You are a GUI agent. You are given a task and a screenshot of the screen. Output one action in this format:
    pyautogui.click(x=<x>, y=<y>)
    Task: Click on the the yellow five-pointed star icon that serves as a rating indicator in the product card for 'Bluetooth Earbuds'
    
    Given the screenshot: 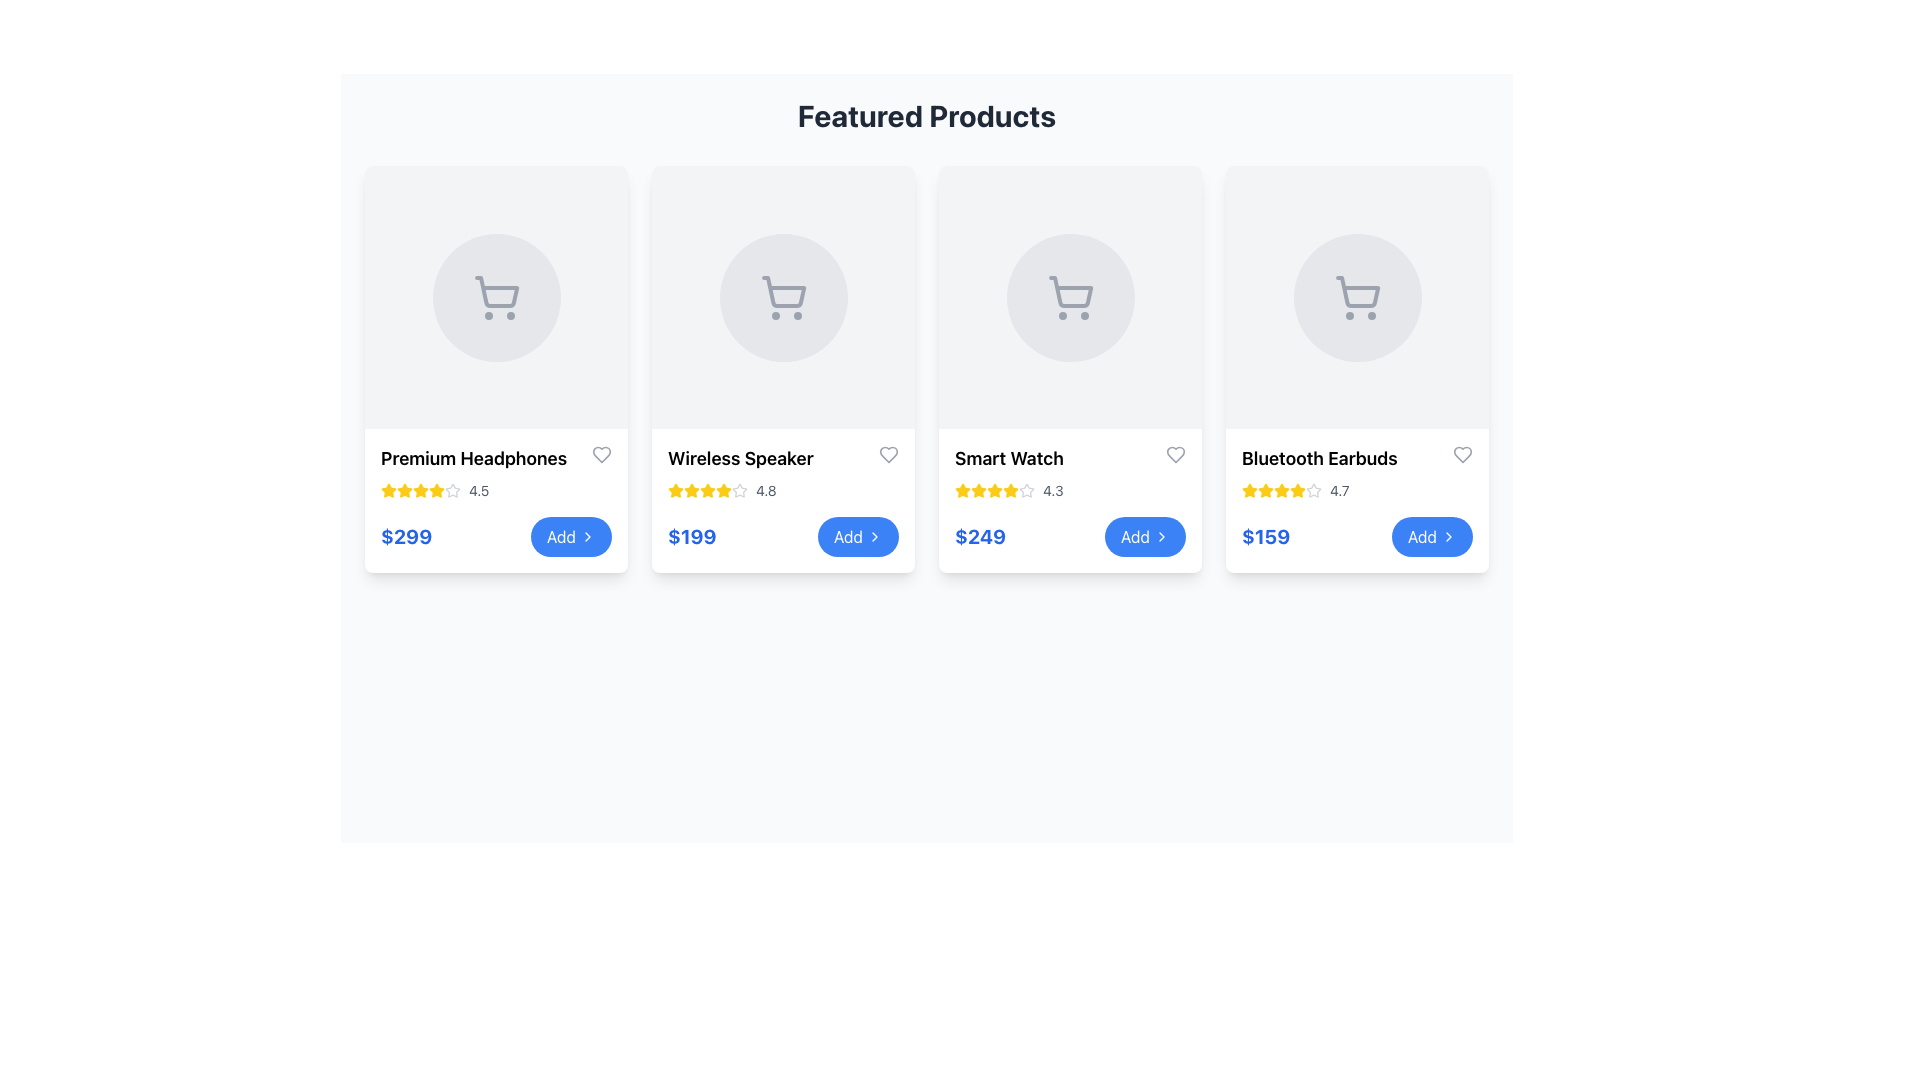 What is the action you would take?
    pyautogui.click(x=1281, y=490)
    